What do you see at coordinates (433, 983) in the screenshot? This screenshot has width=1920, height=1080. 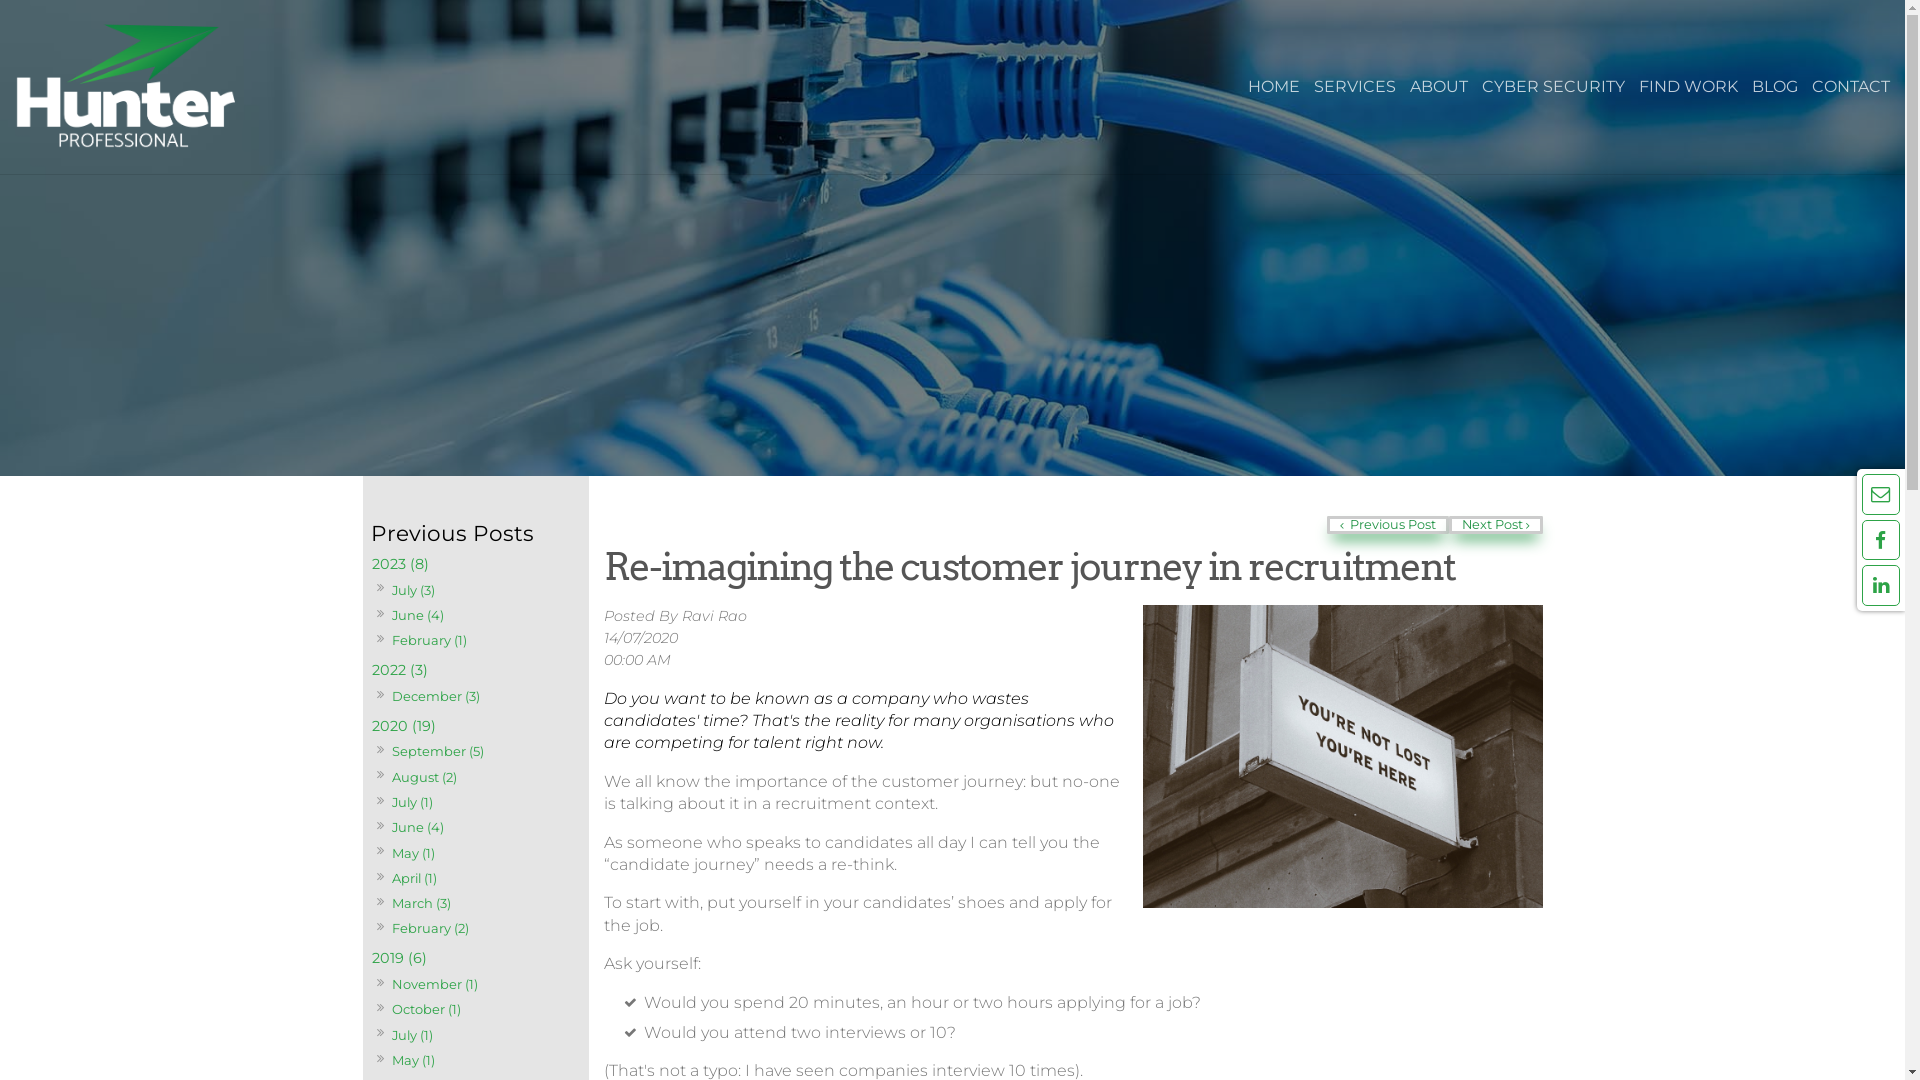 I see `'November (1)'` at bounding box center [433, 983].